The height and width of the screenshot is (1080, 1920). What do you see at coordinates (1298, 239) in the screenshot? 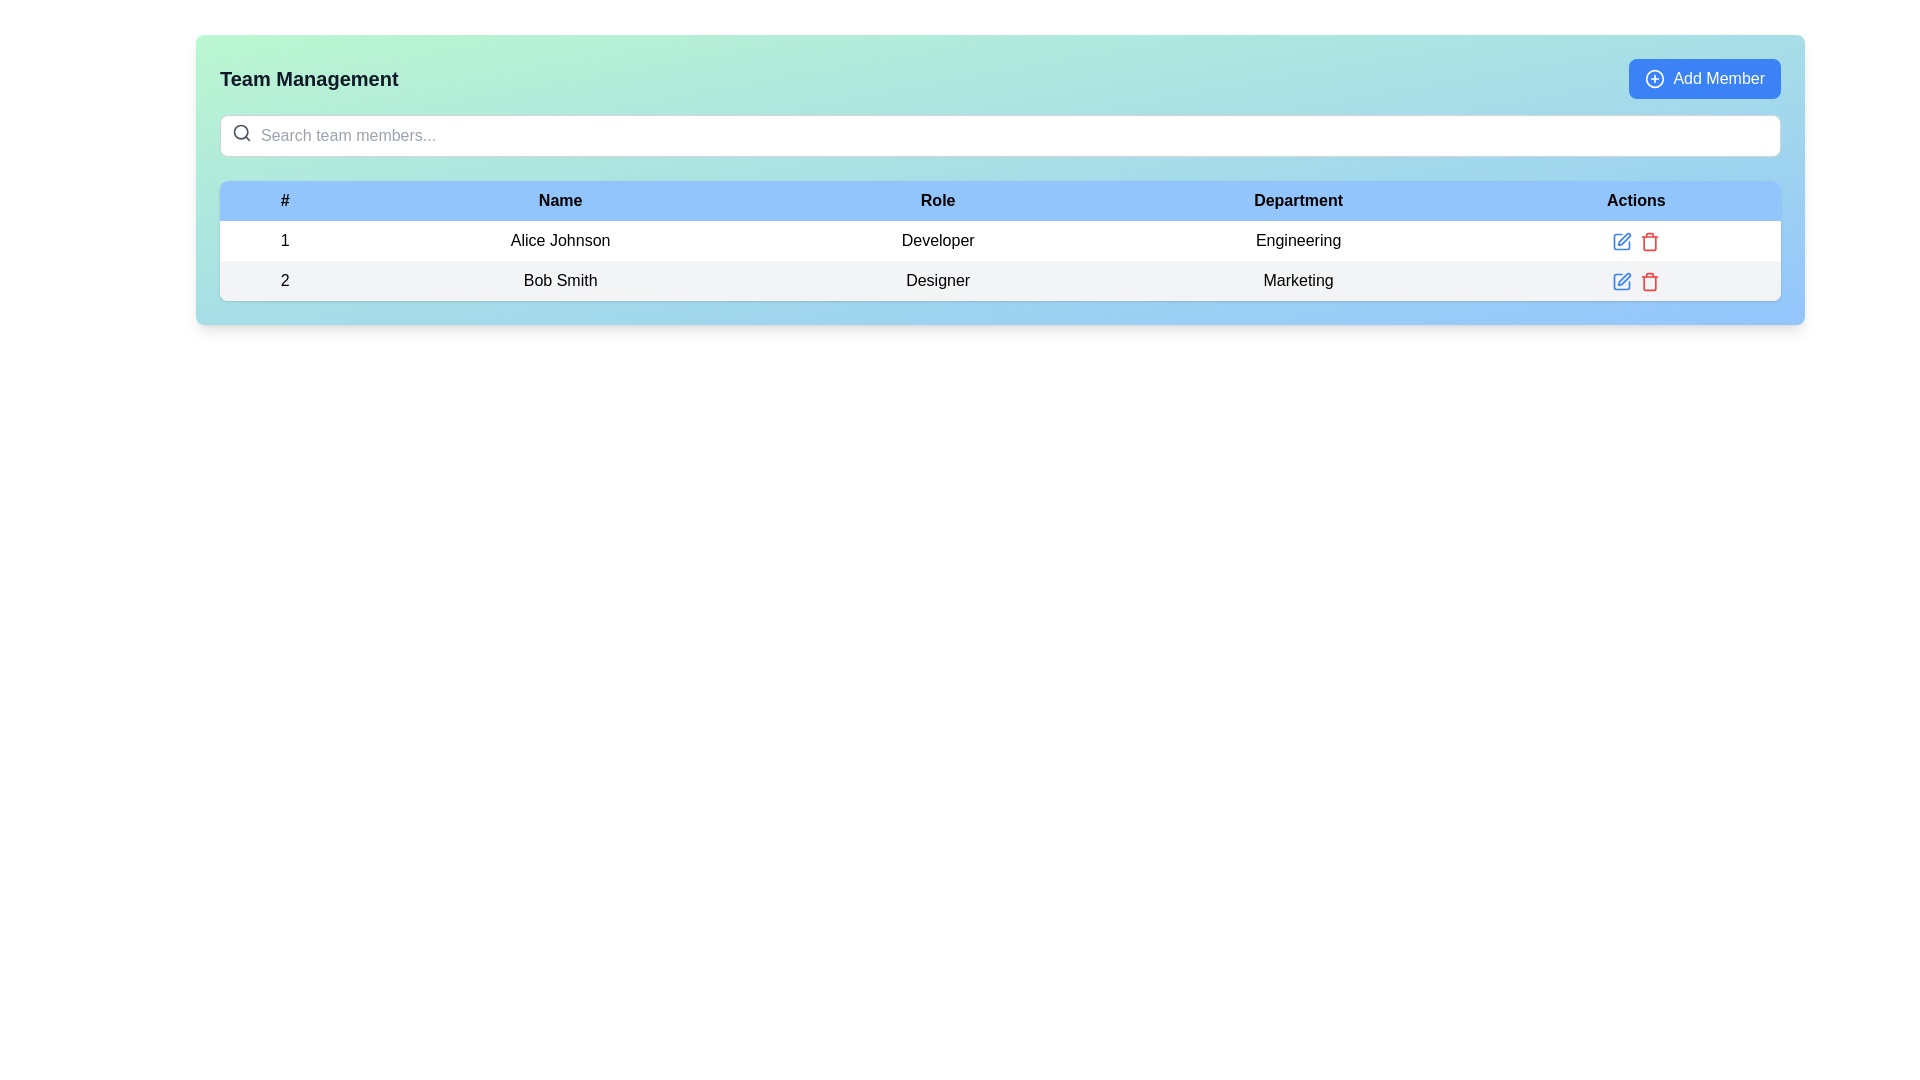
I see `the table cell indicating the department associated with the entry in the first row under the 'Department' column, adjacent to the cell containing 'Developer'` at bounding box center [1298, 239].